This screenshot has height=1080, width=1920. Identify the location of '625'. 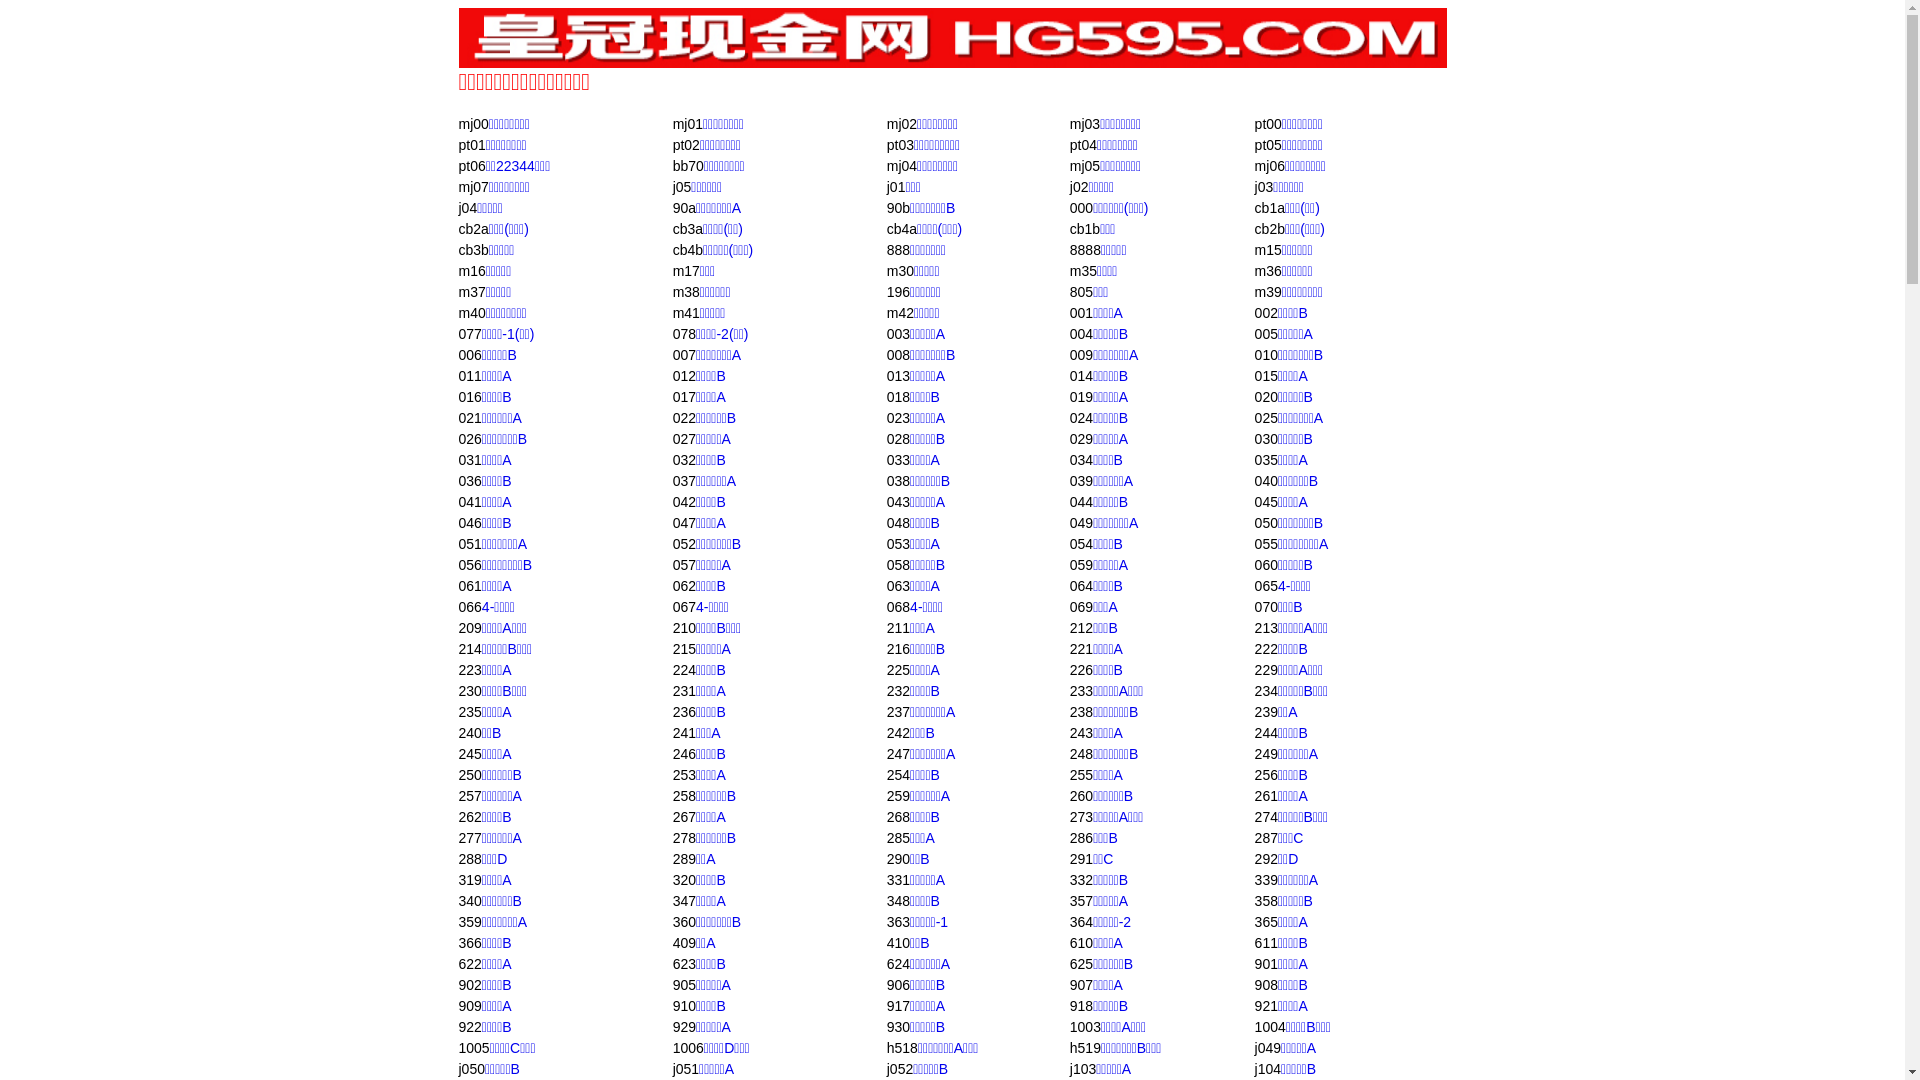
(1069, 963).